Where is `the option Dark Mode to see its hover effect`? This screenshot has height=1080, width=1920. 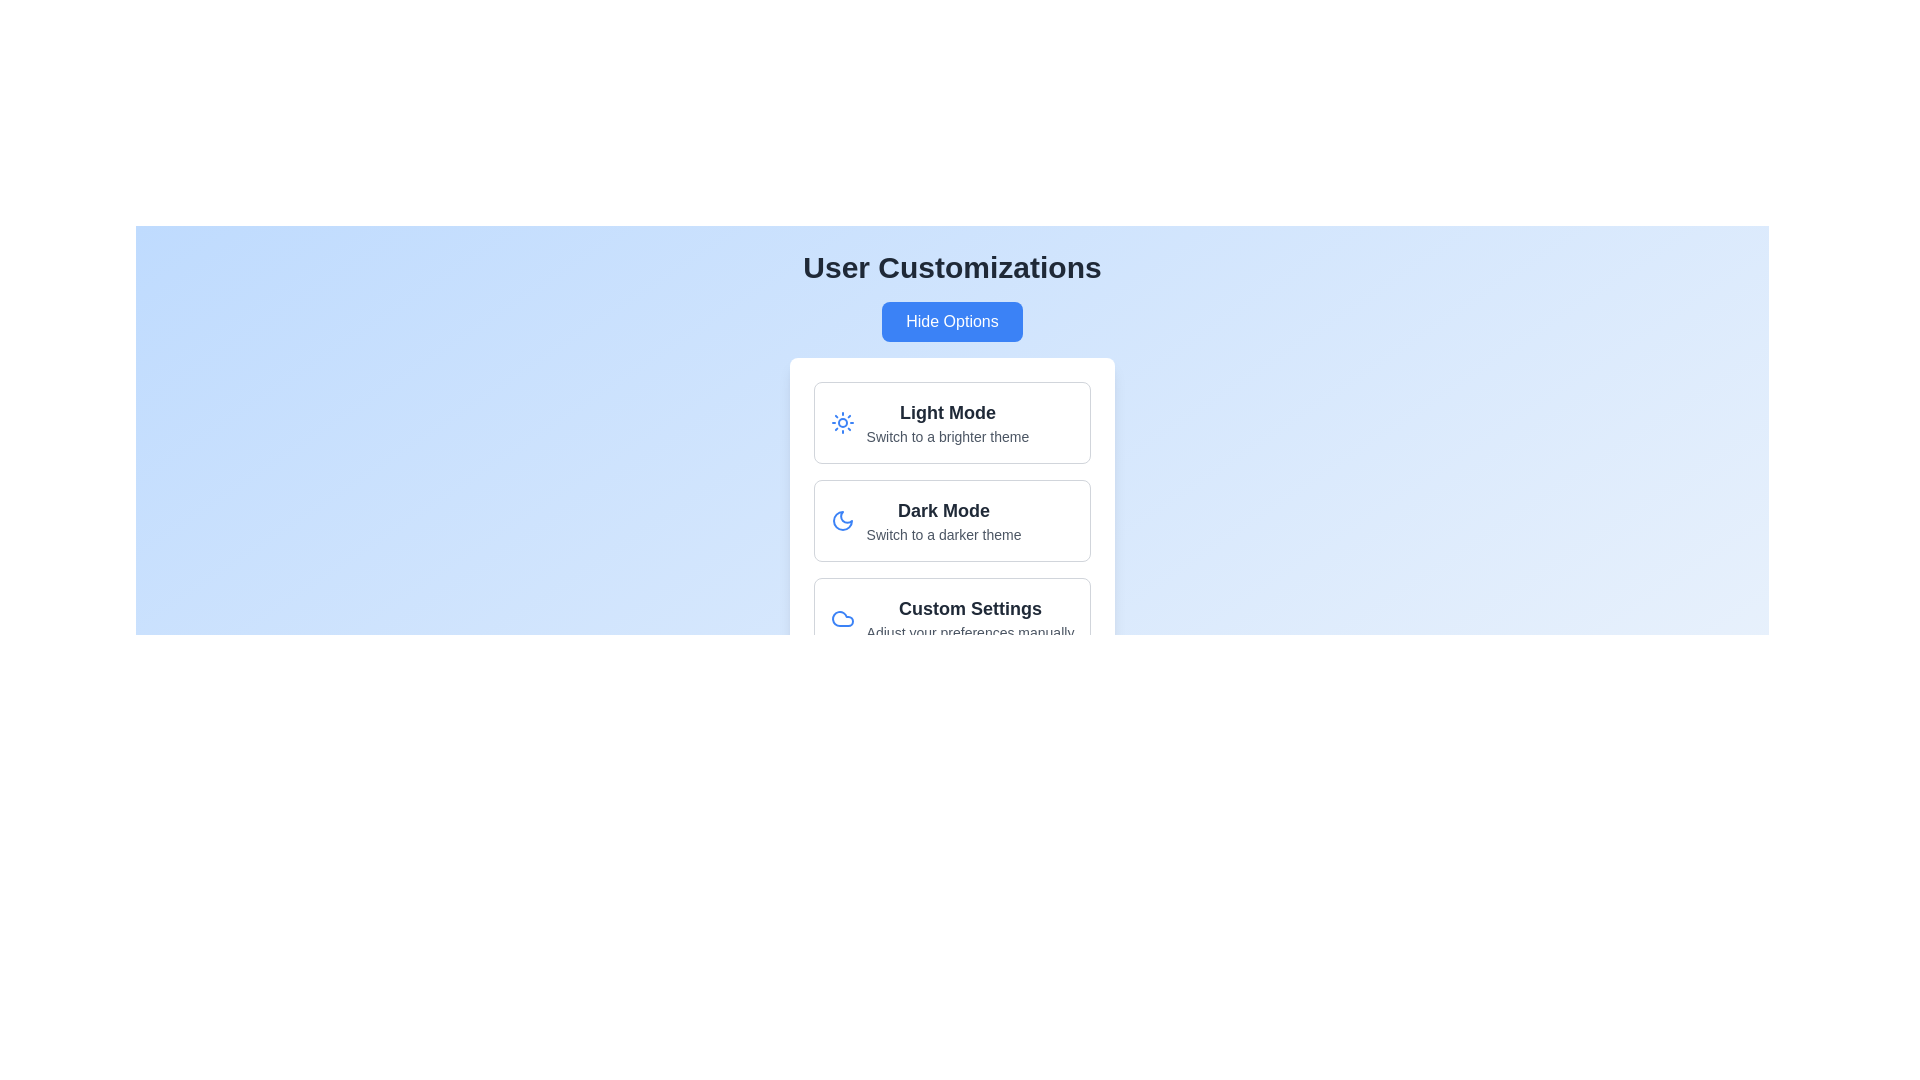
the option Dark Mode to see its hover effect is located at coordinates (951, 519).